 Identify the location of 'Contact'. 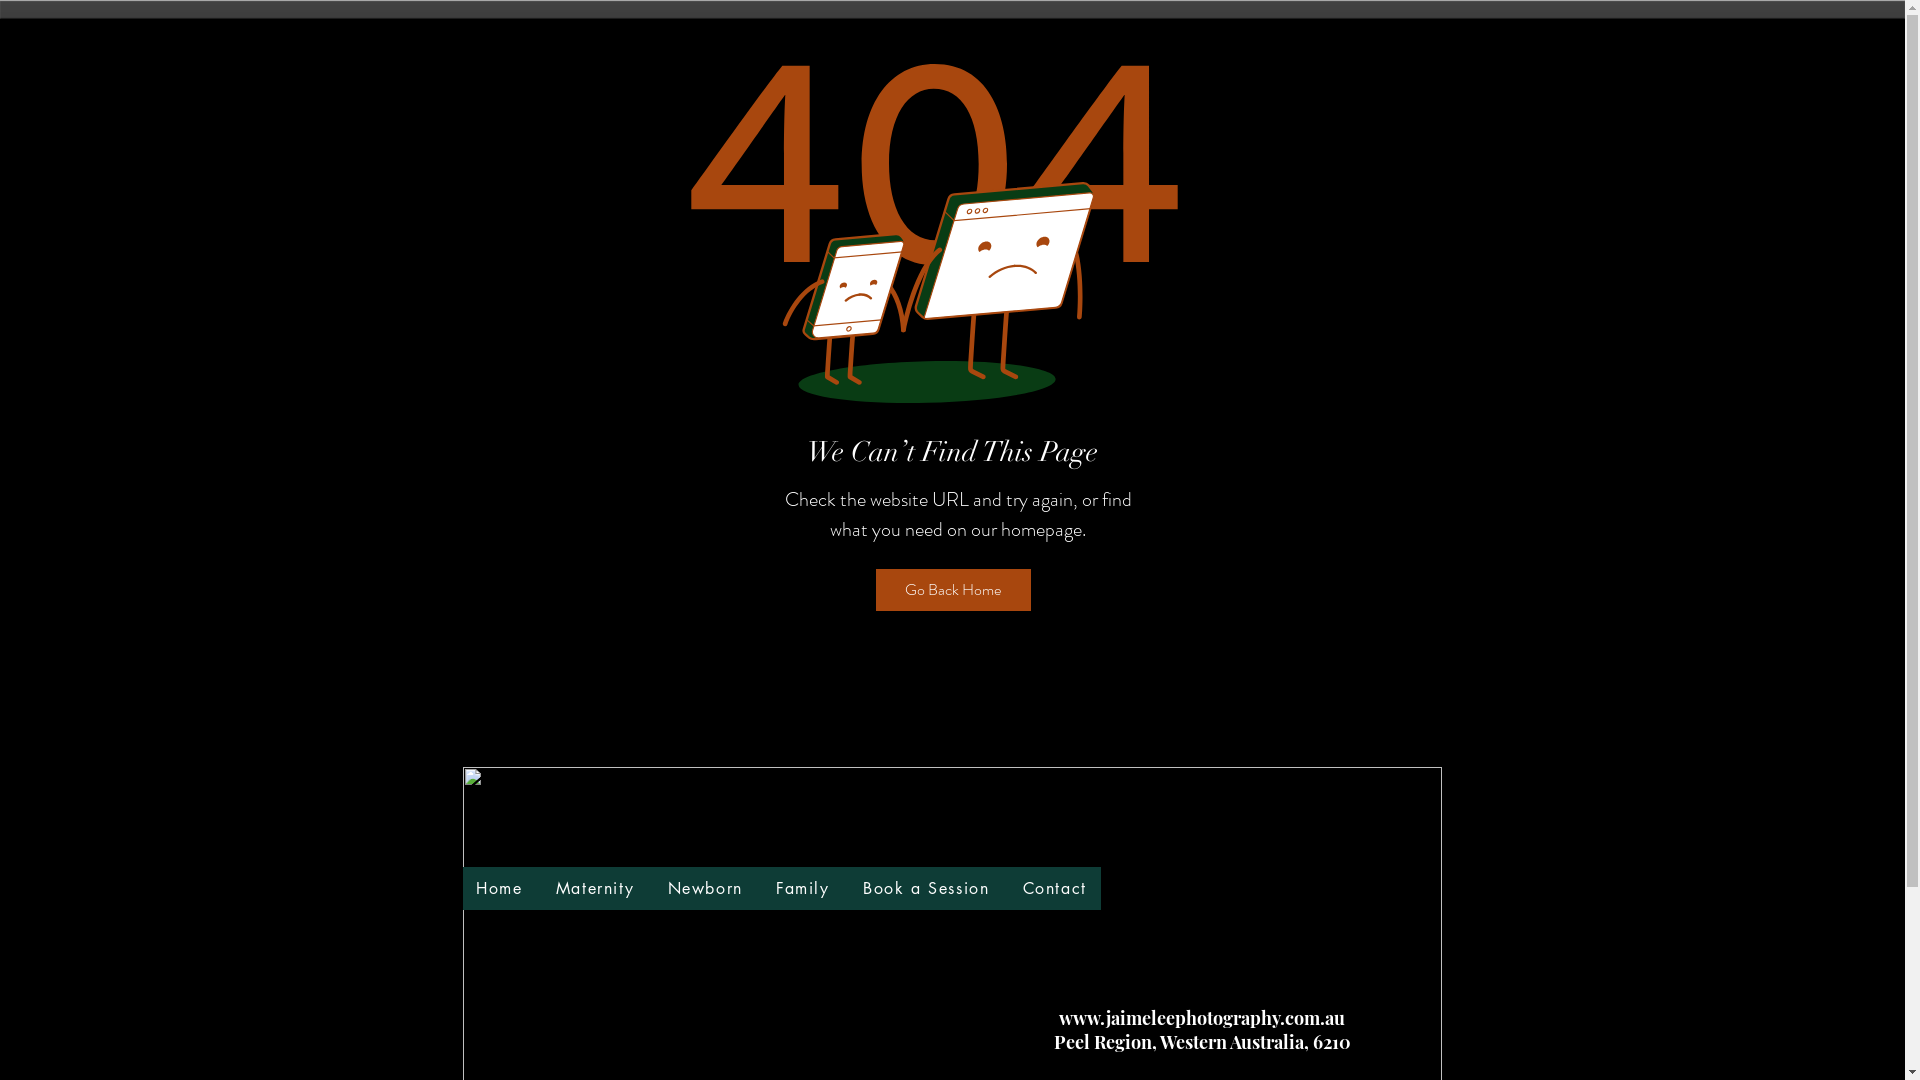
(1009, 887).